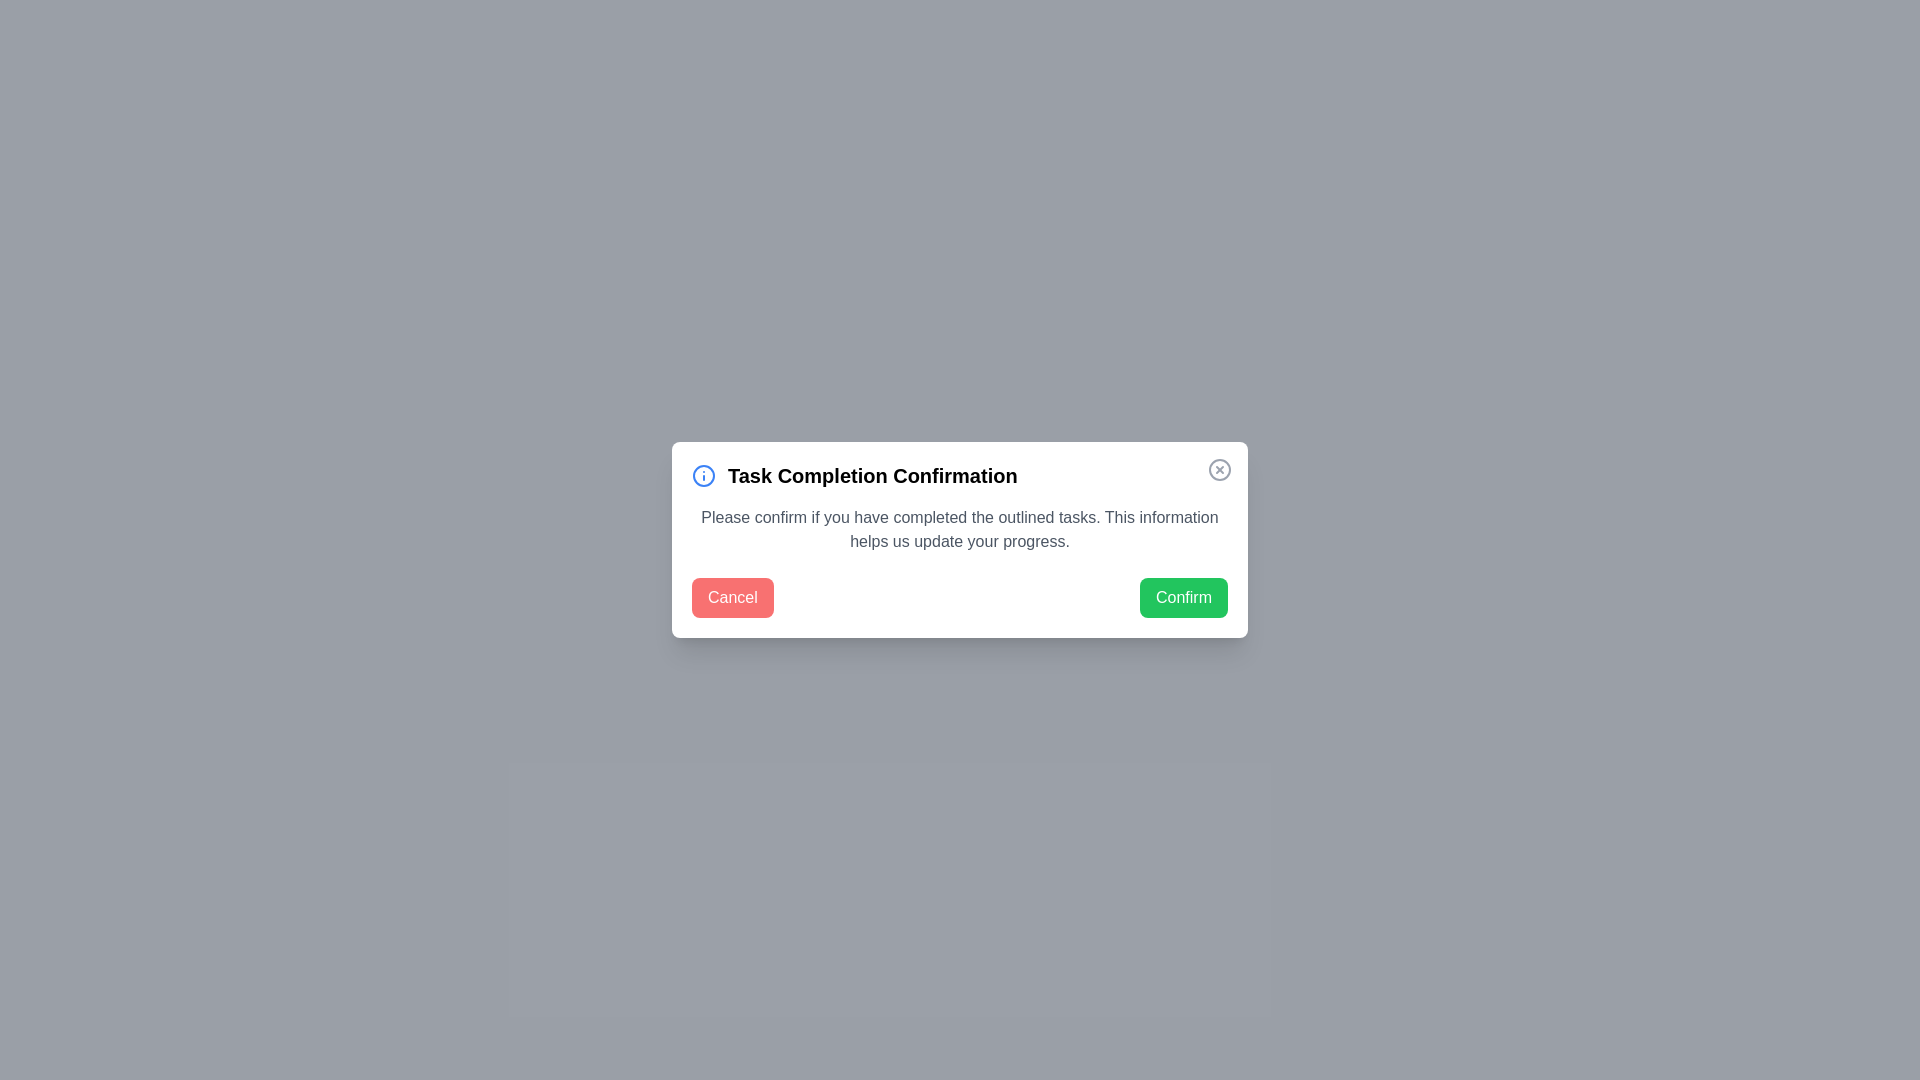 Image resolution: width=1920 pixels, height=1080 pixels. Describe the element at coordinates (731, 596) in the screenshot. I see `the cancel button to cancel the task confirmation` at that location.